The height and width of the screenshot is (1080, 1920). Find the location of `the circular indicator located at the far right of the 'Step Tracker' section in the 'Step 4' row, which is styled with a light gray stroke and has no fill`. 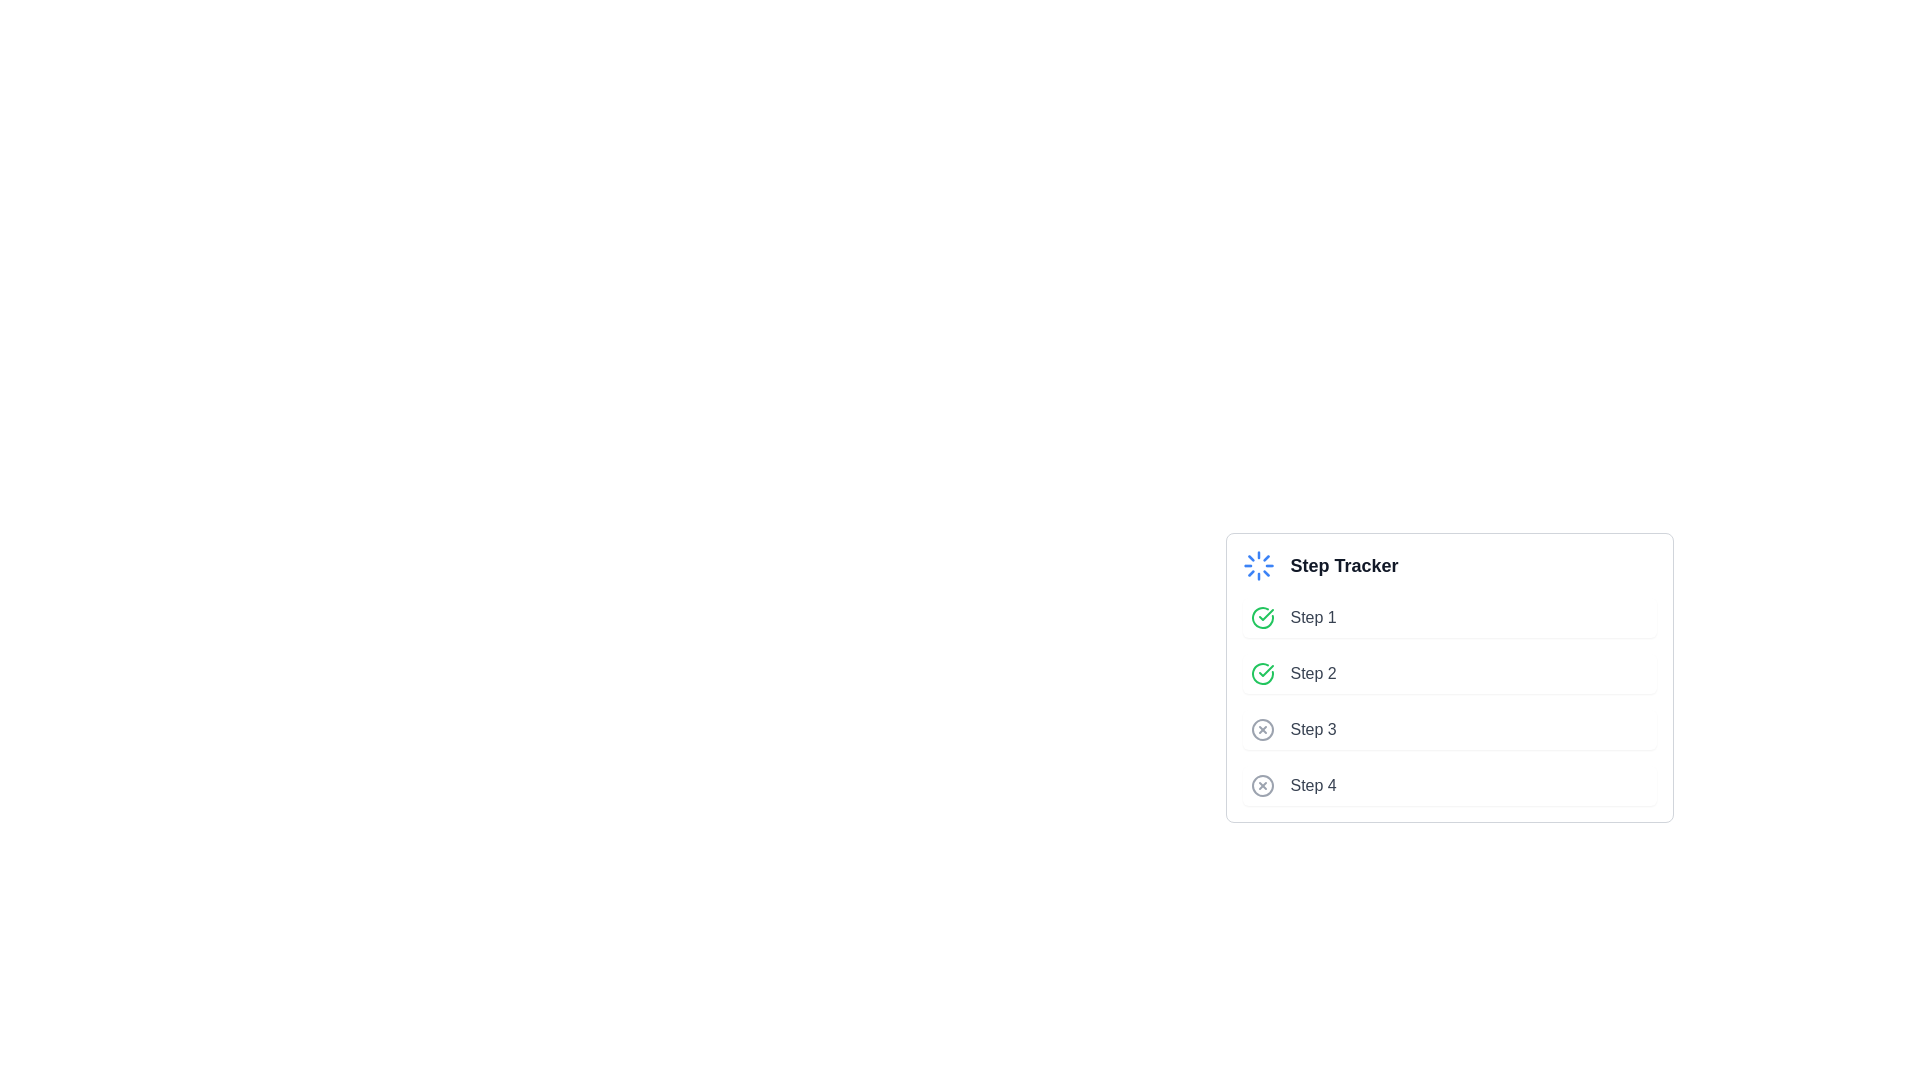

the circular indicator located at the far right of the 'Step Tracker' section in the 'Step 4' row, which is styled with a light gray stroke and has no fill is located at coordinates (1261, 785).